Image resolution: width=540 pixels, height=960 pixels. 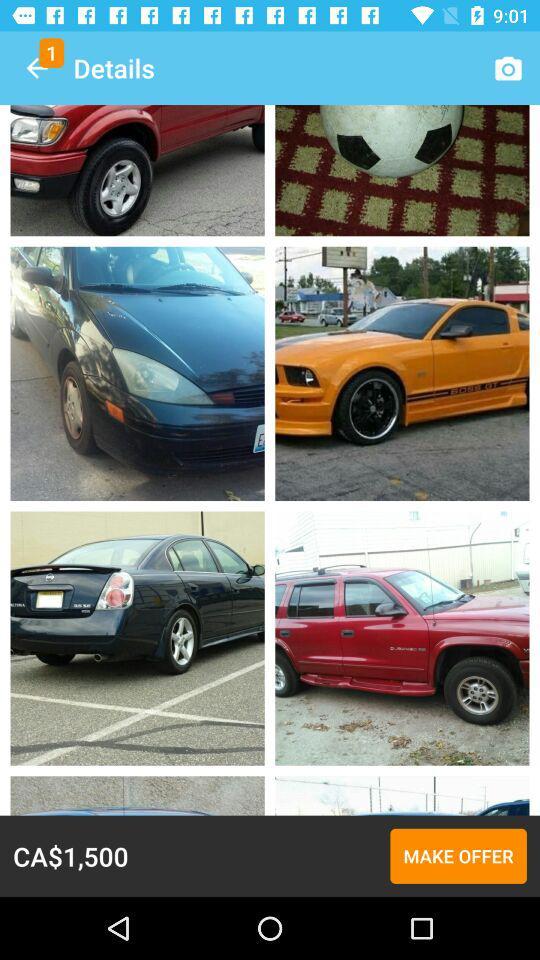 What do you see at coordinates (458, 855) in the screenshot?
I see `make offer icon` at bounding box center [458, 855].